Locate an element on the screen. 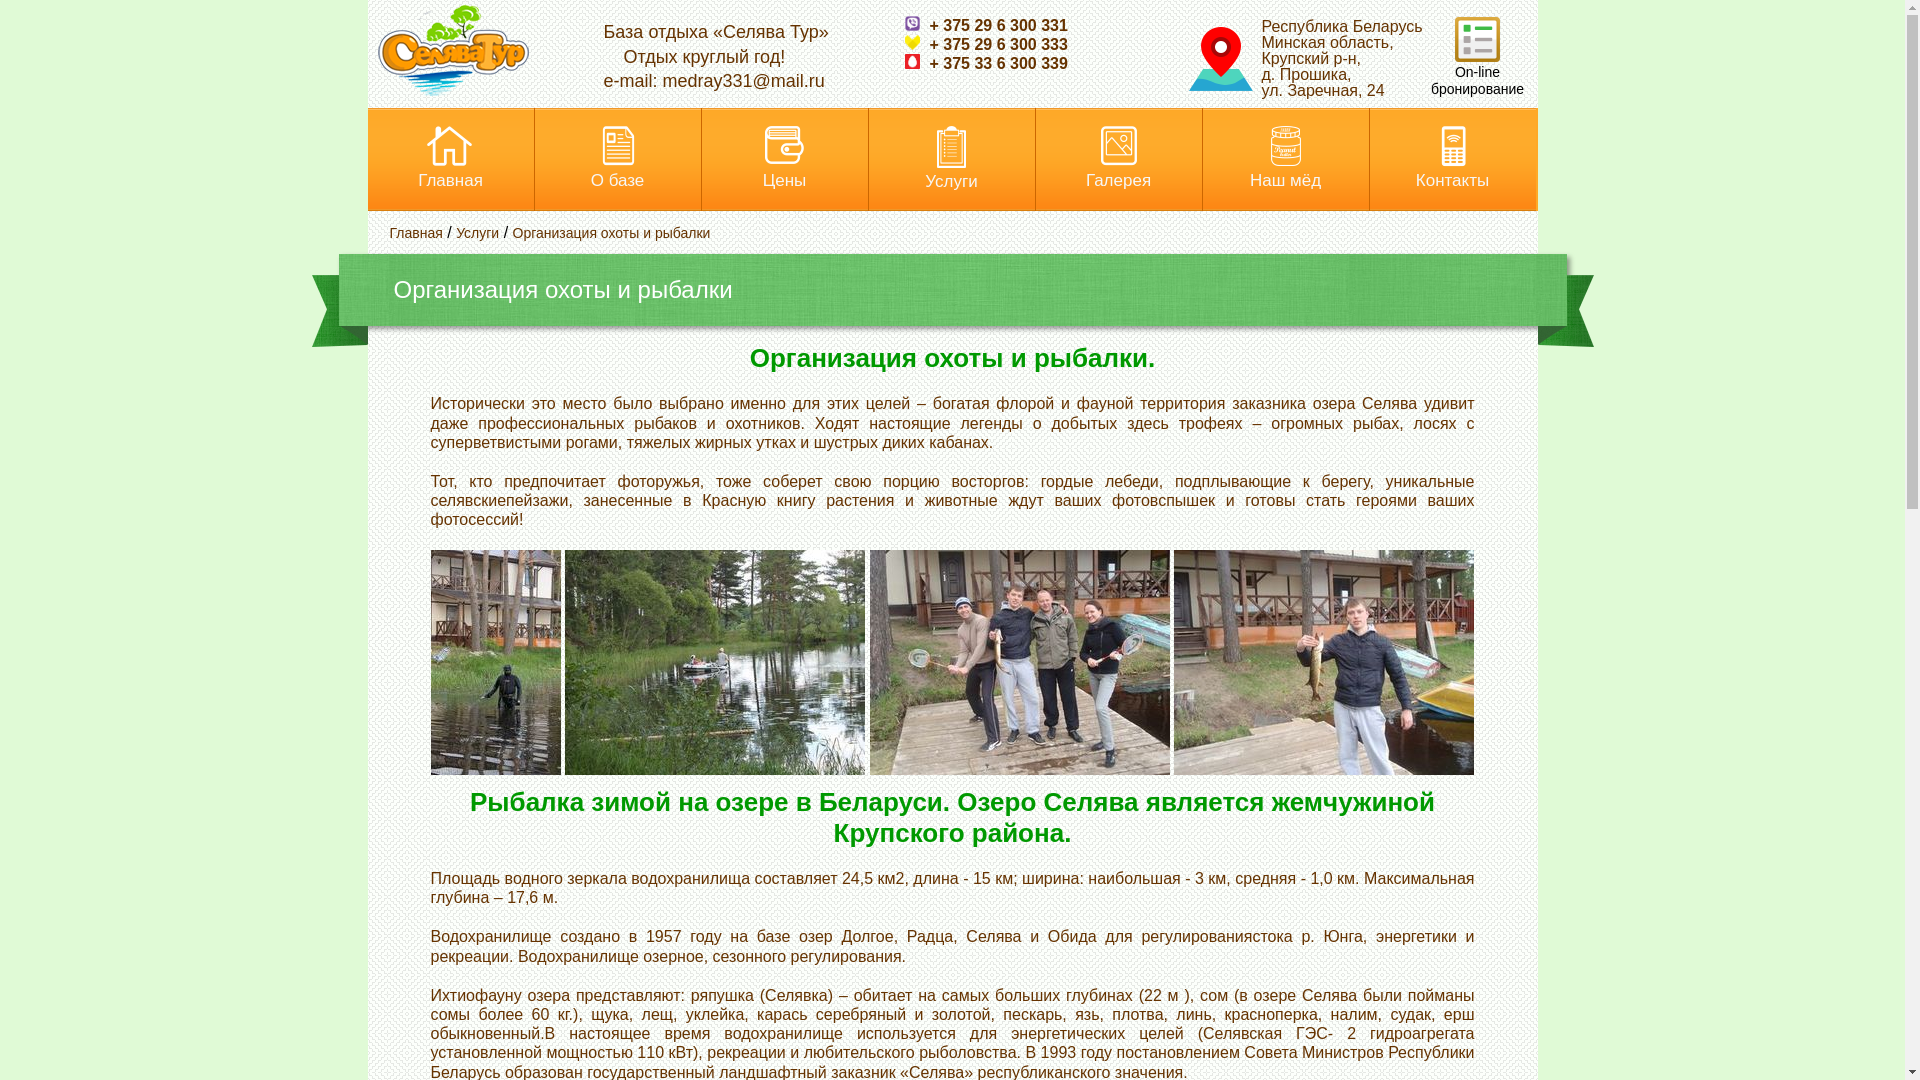 The image size is (1920, 1080). '+ 375 29 6 300 333' is located at coordinates (902, 44).